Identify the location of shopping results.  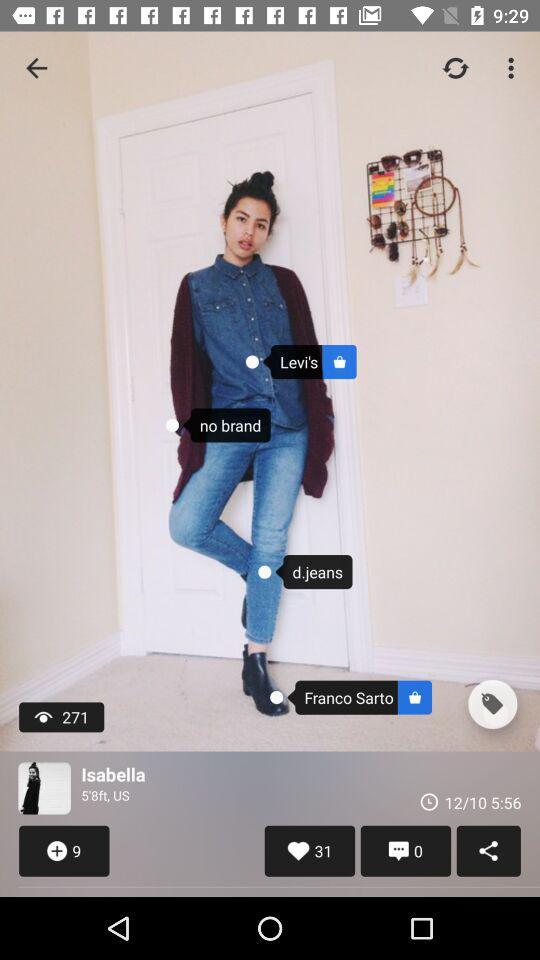
(491, 704).